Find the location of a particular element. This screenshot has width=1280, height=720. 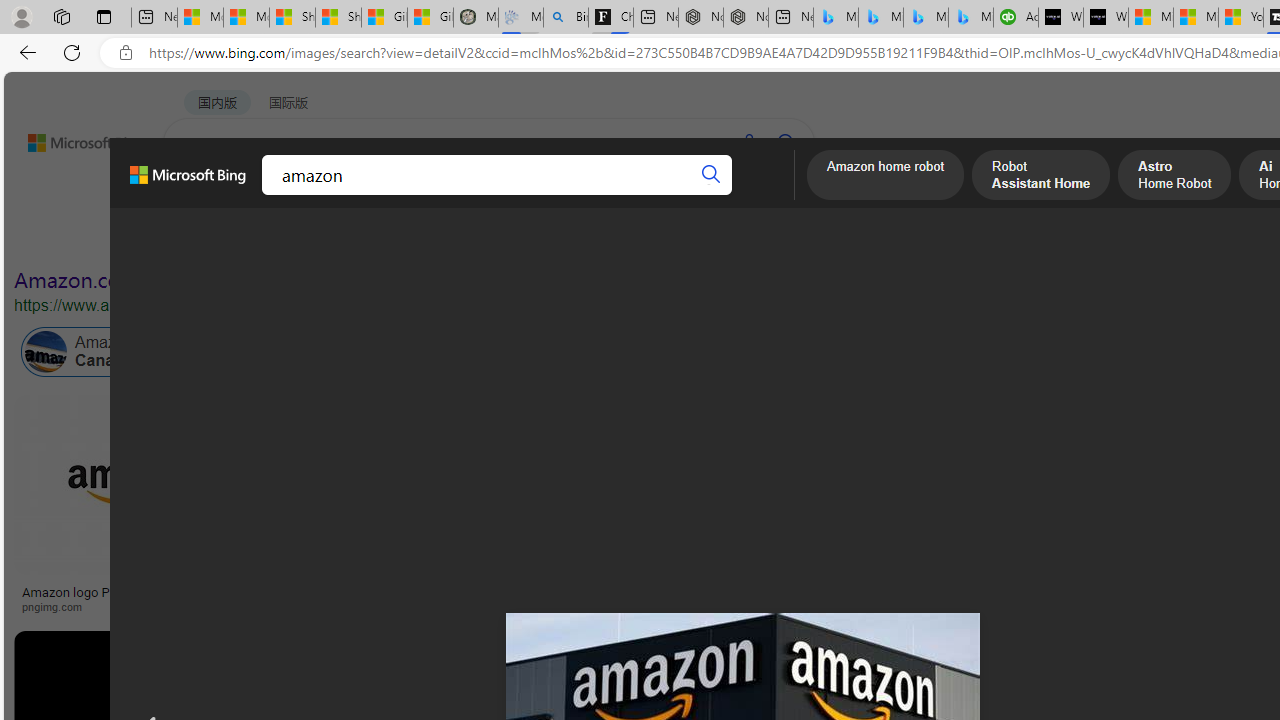

'Chloe Sorvino' is located at coordinates (610, 17).